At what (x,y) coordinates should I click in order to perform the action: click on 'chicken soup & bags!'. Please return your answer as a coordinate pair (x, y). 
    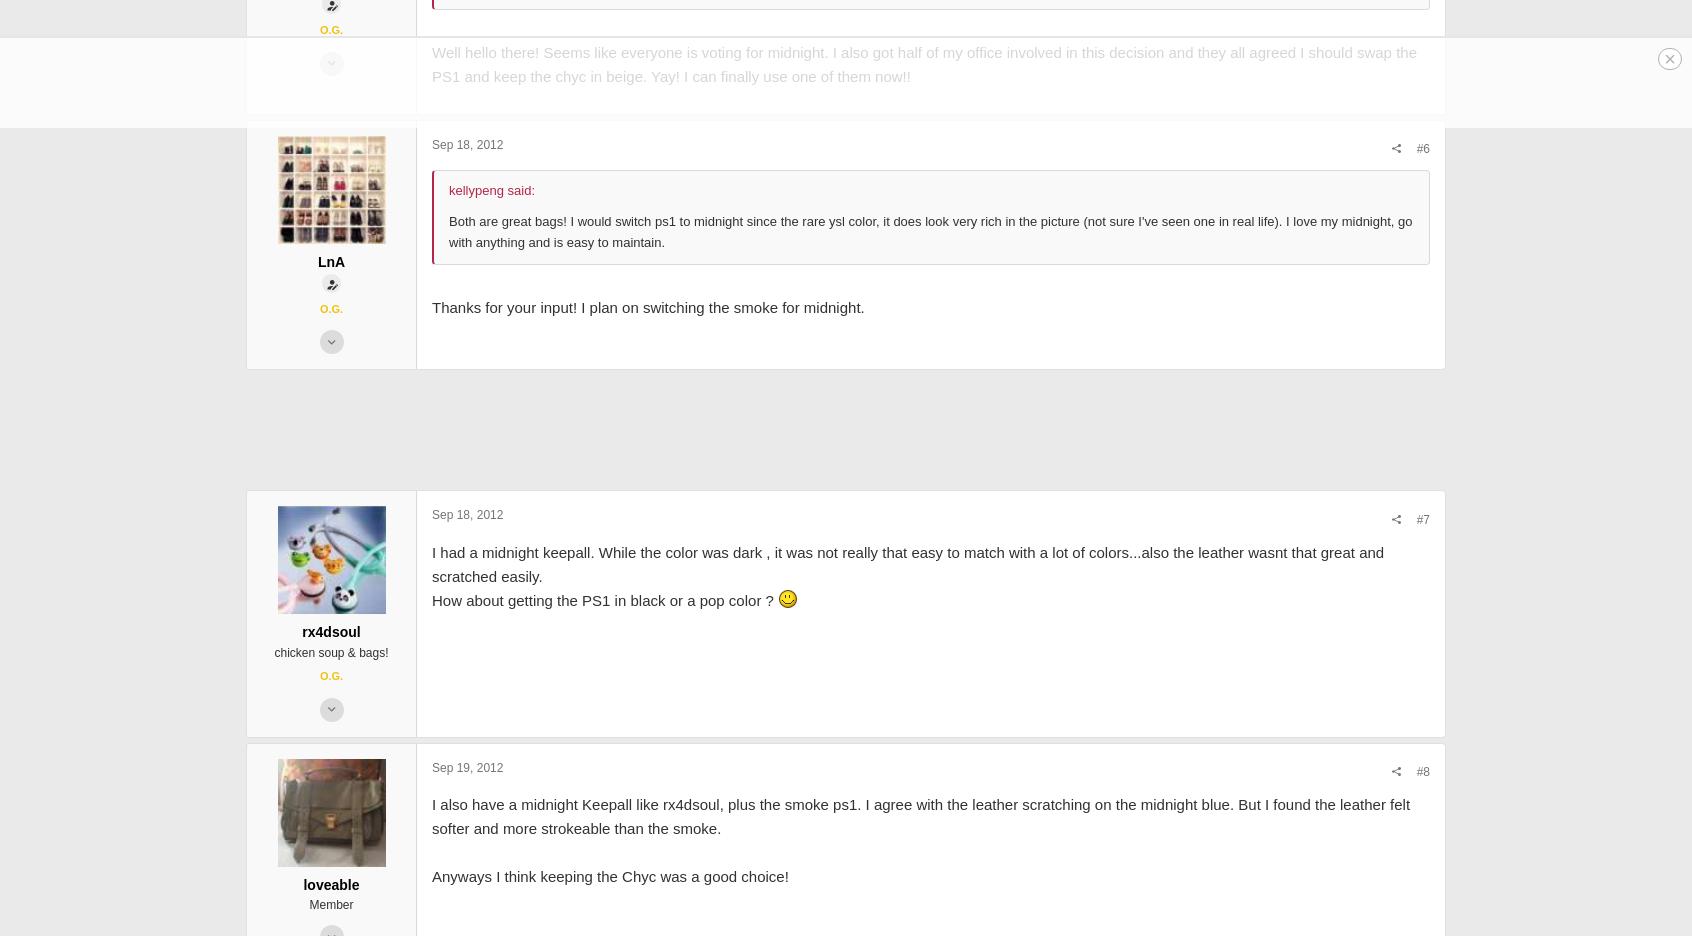
    Looking at the image, I should click on (329, 794).